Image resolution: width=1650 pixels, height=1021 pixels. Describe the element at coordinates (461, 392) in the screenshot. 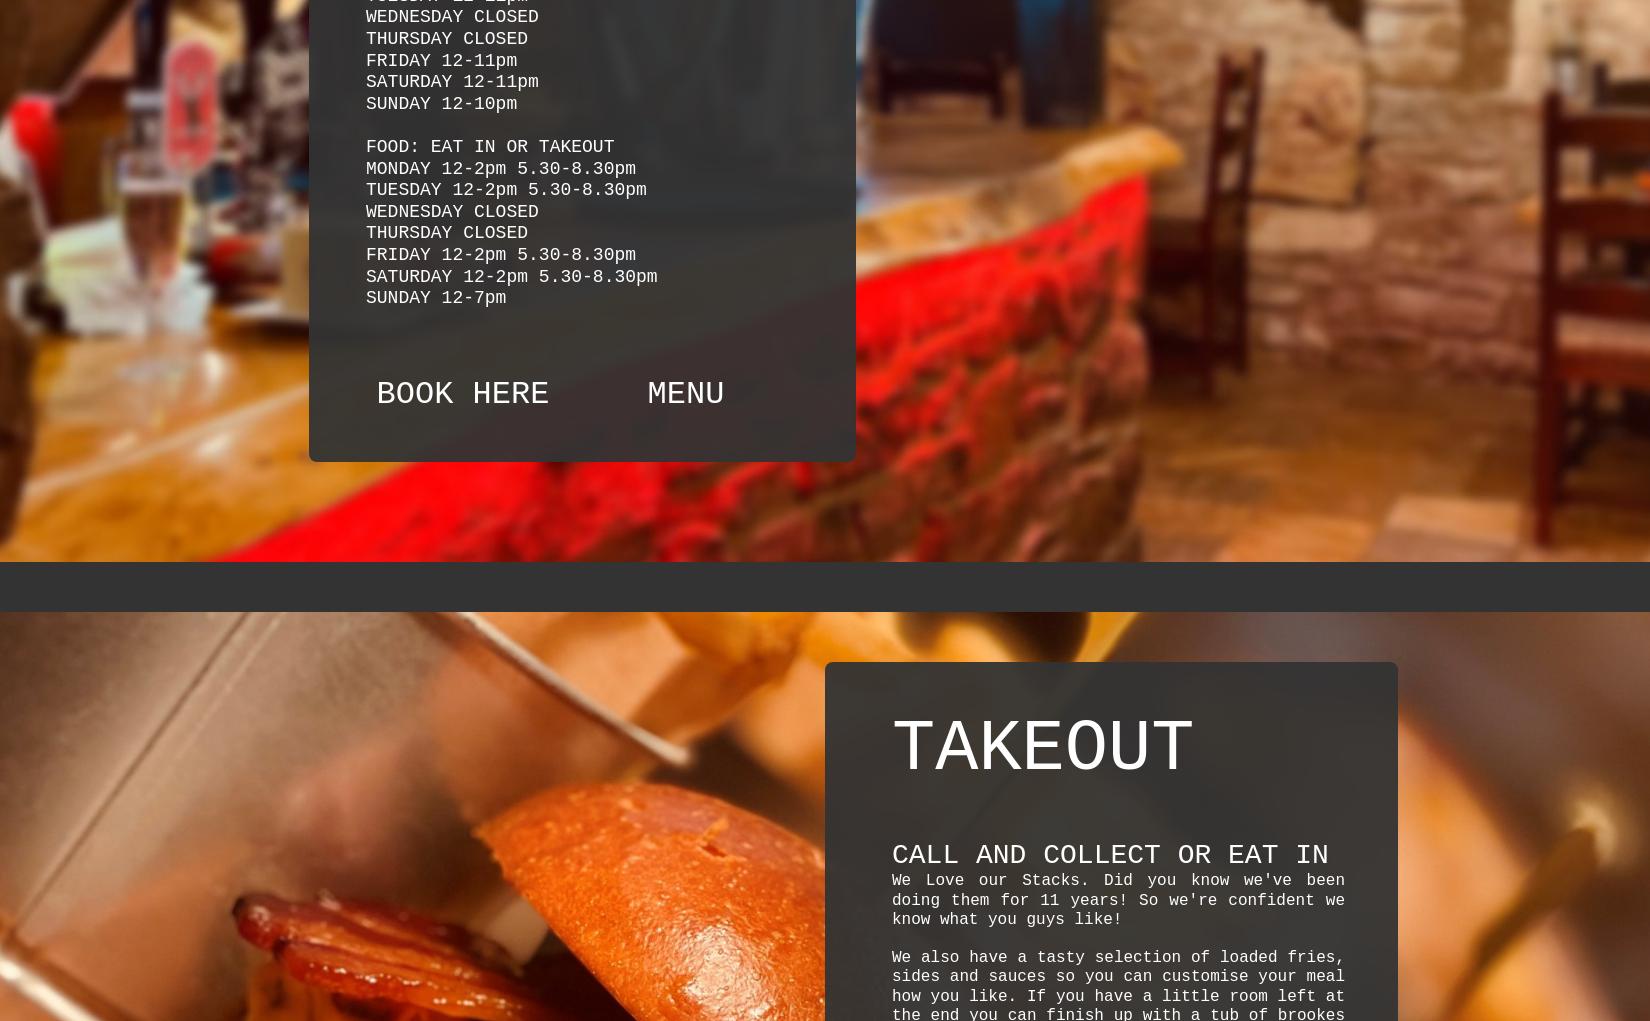

I see `'BOOK HERE'` at that location.